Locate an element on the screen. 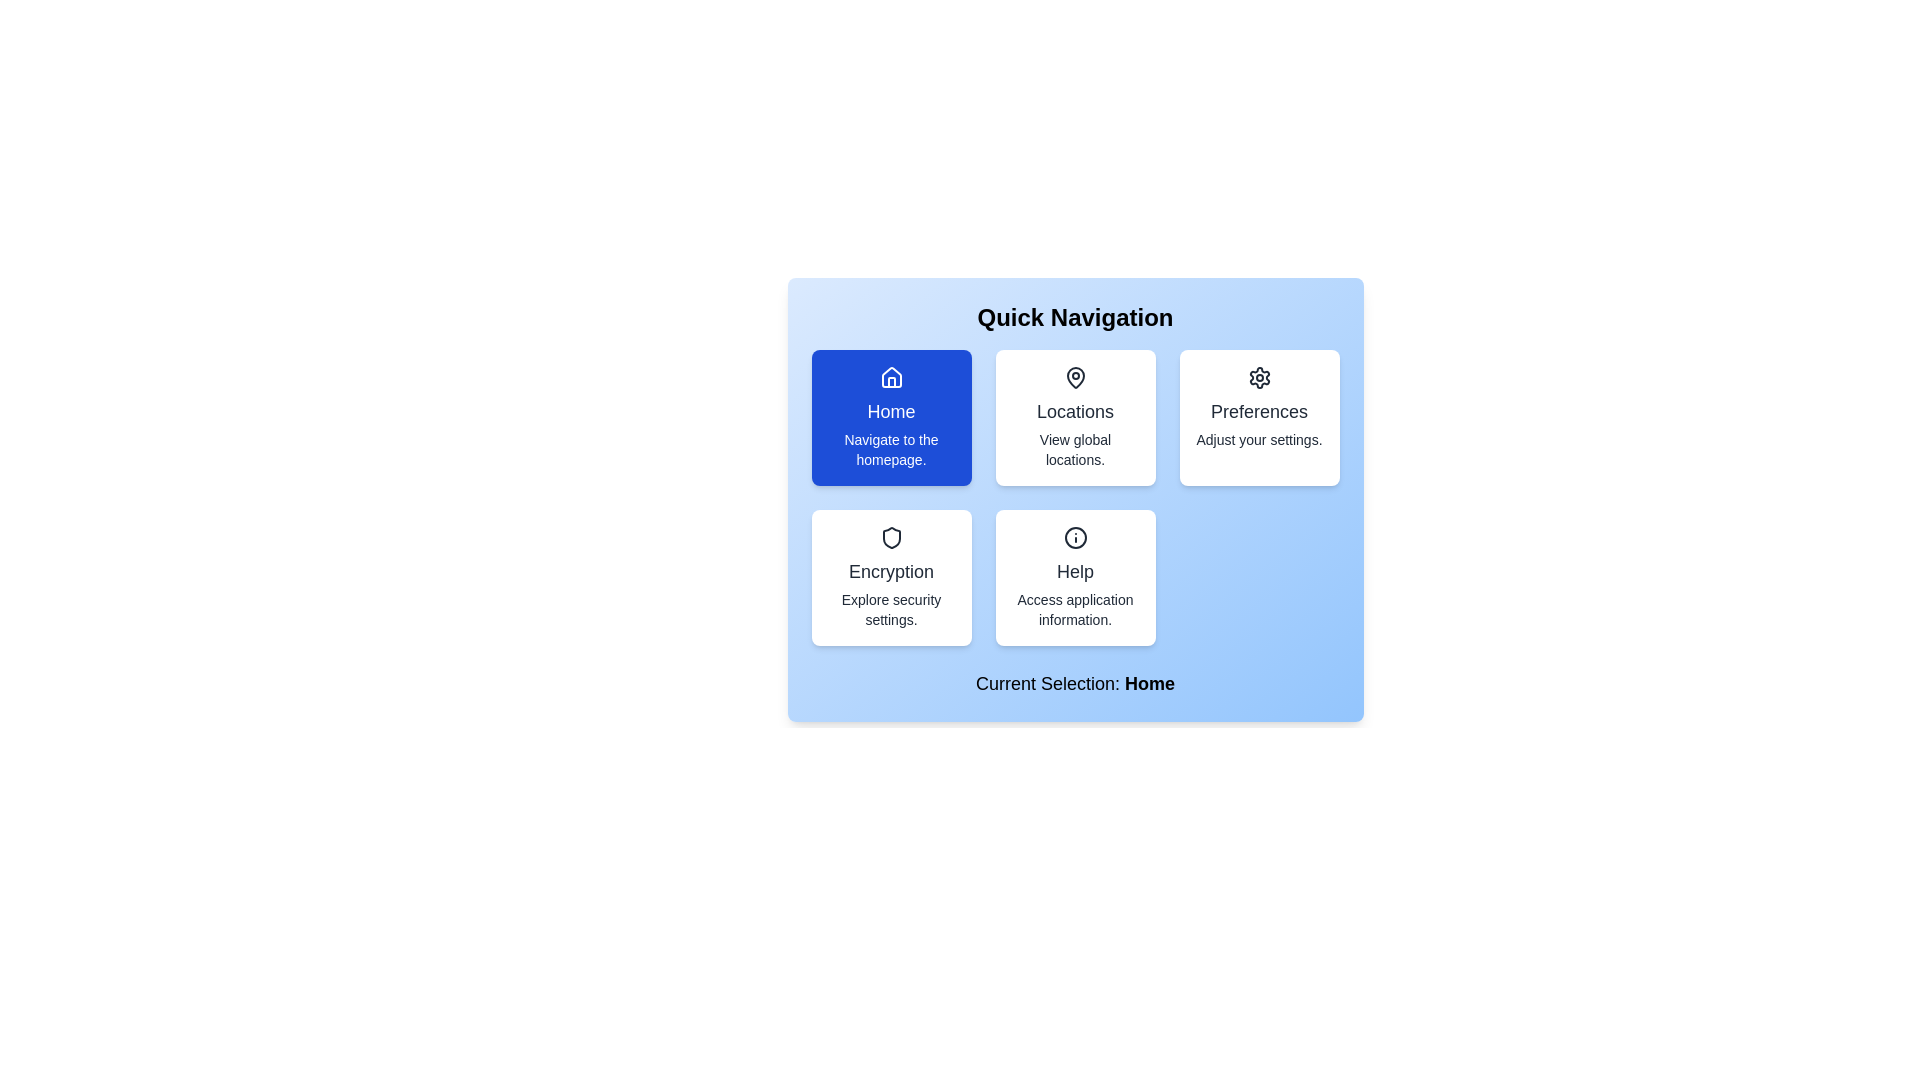 Image resolution: width=1920 pixels, height=1080 pixels. the navigation option Preferences is located at coordinates (1258, 416).